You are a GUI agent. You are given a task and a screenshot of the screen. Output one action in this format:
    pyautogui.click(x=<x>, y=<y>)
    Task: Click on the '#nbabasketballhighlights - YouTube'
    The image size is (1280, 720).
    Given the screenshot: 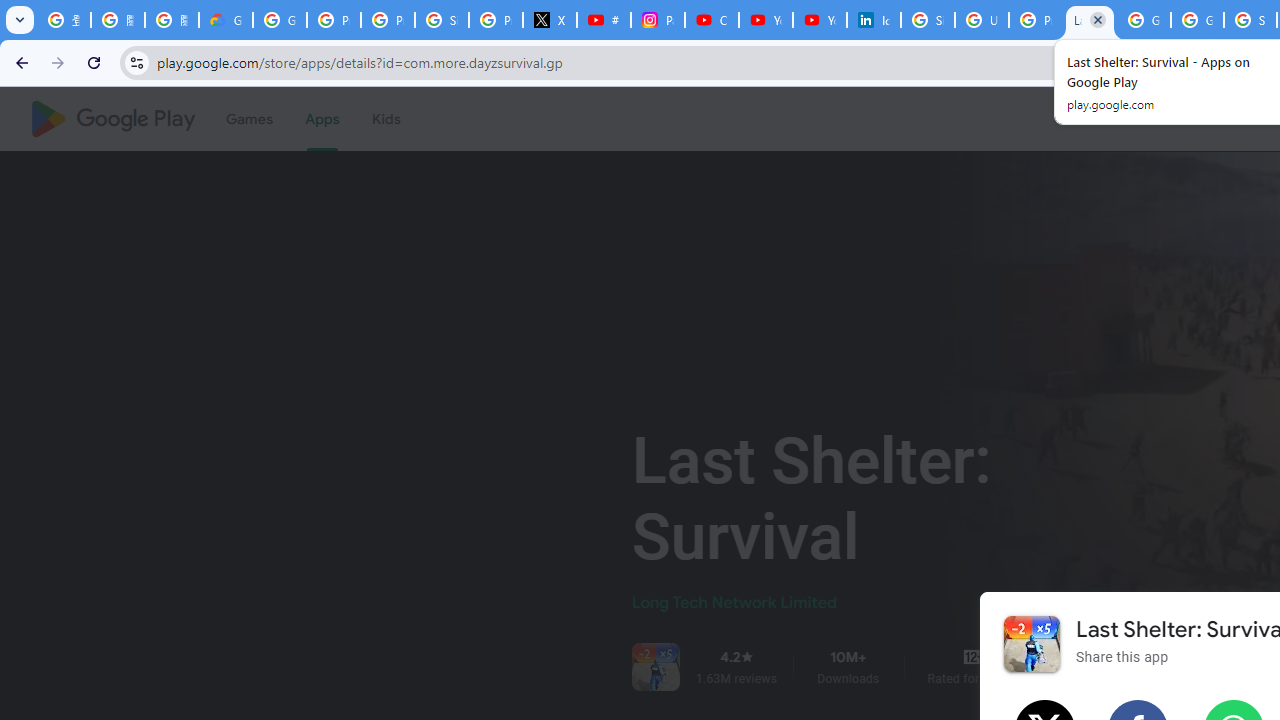 What is the action you would take?
    pyautogui.click(x=603, y=20)
    